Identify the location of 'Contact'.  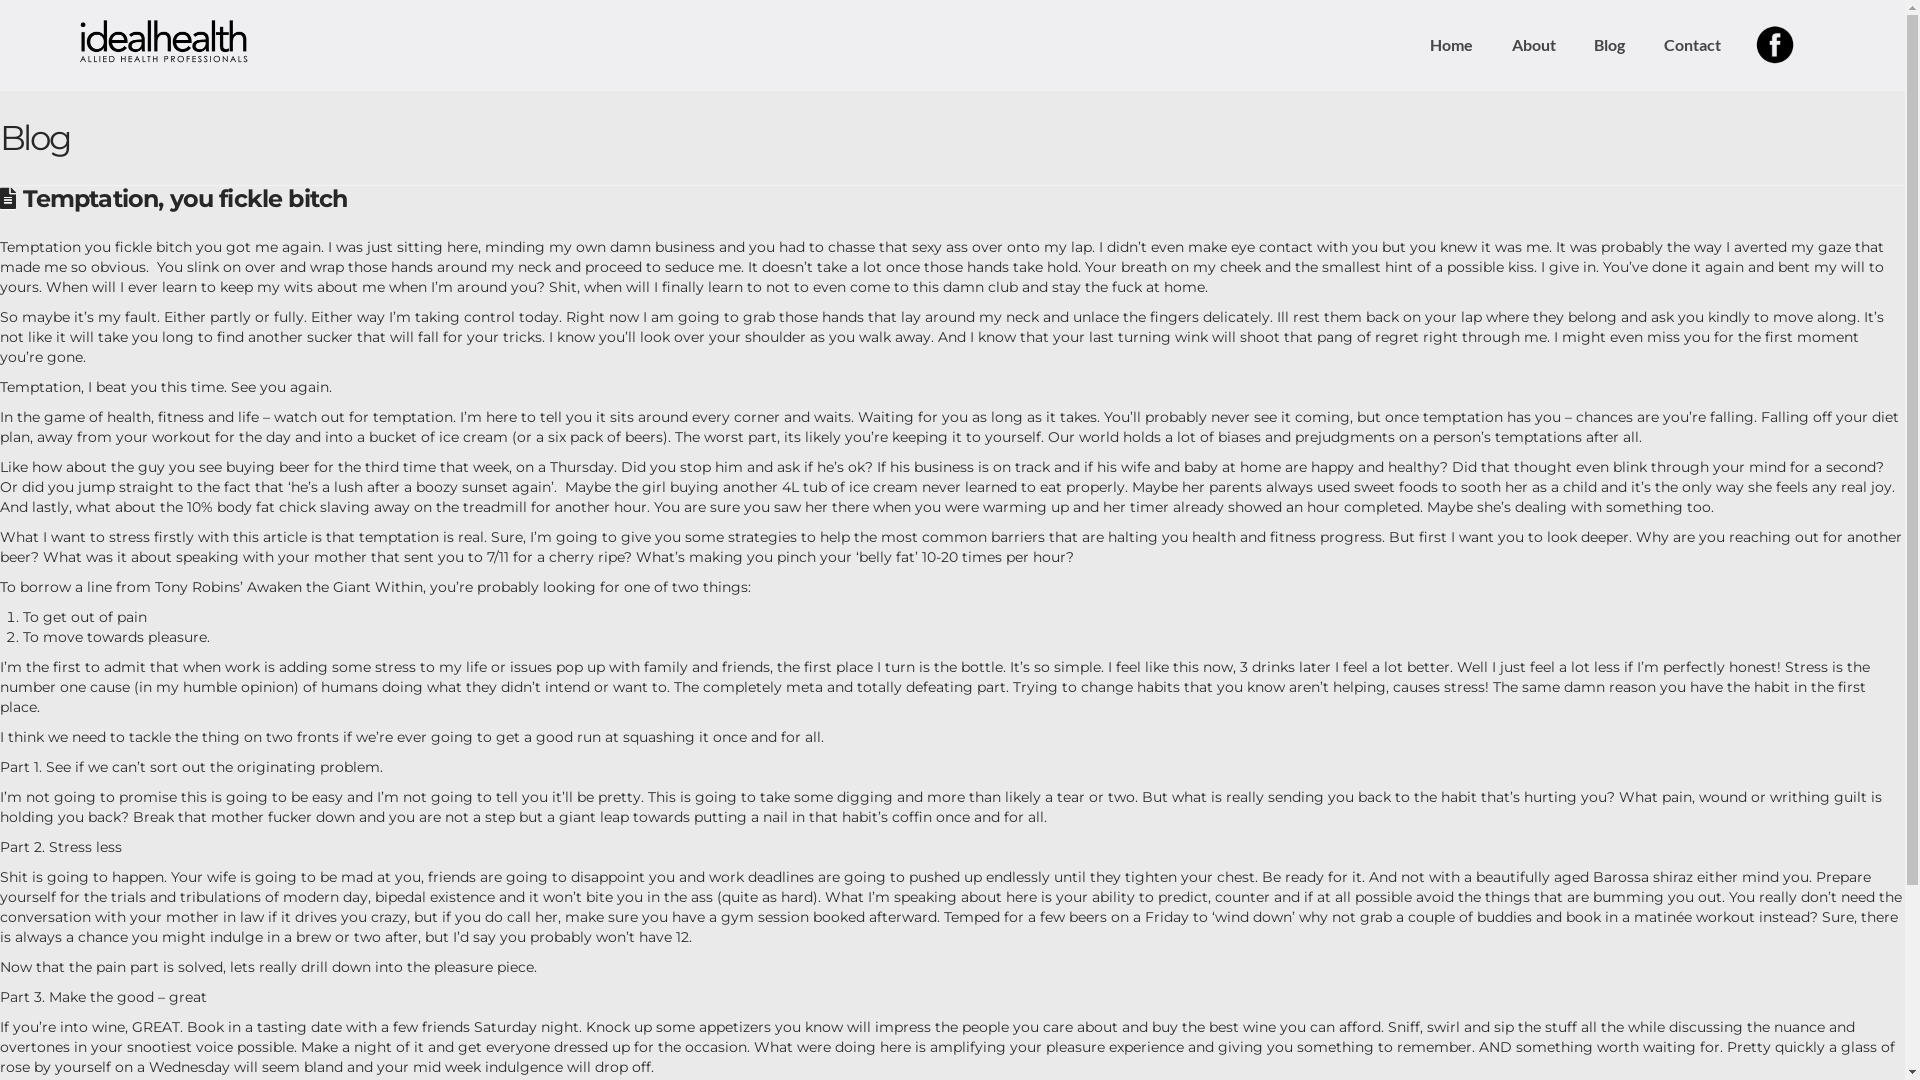
(1690, 45).